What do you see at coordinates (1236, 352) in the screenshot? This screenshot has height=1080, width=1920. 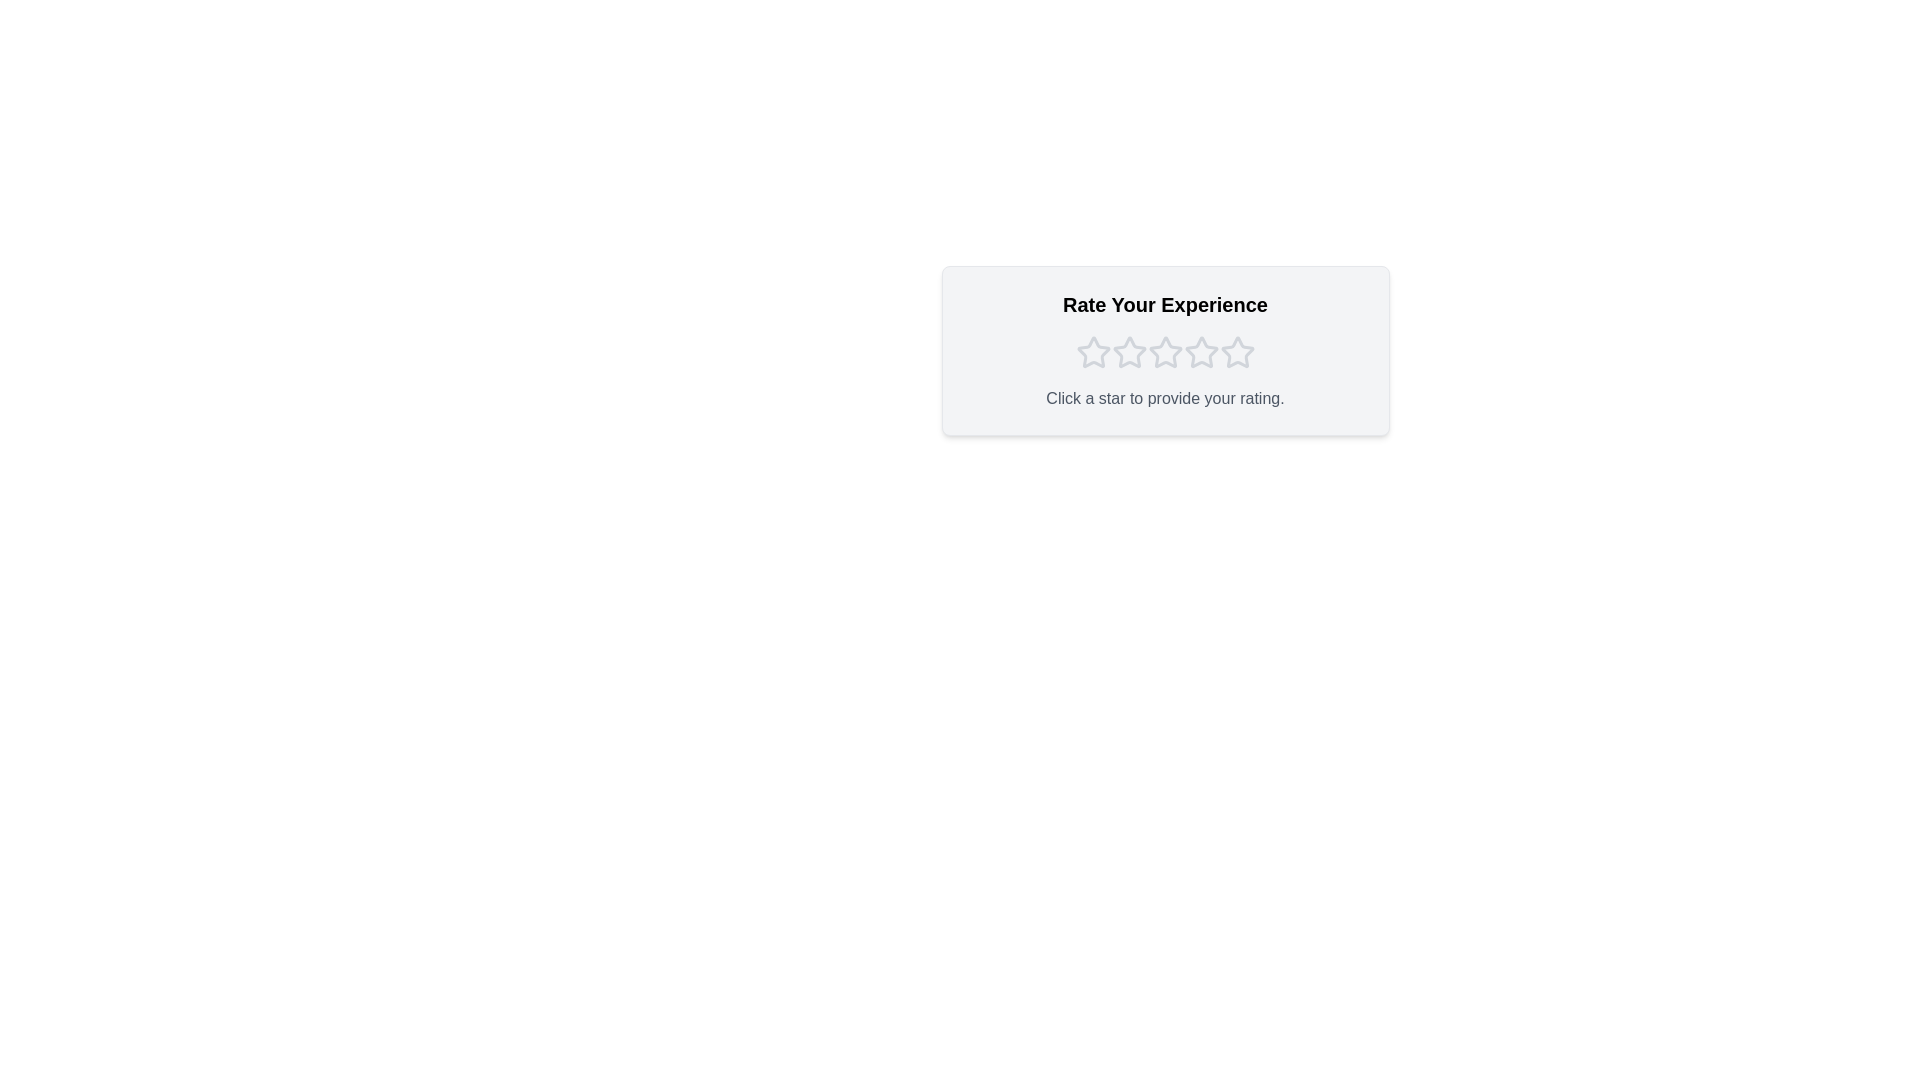 I see `the star corresponding to 5 to preview the selection` at bounding box center [1236, 352].